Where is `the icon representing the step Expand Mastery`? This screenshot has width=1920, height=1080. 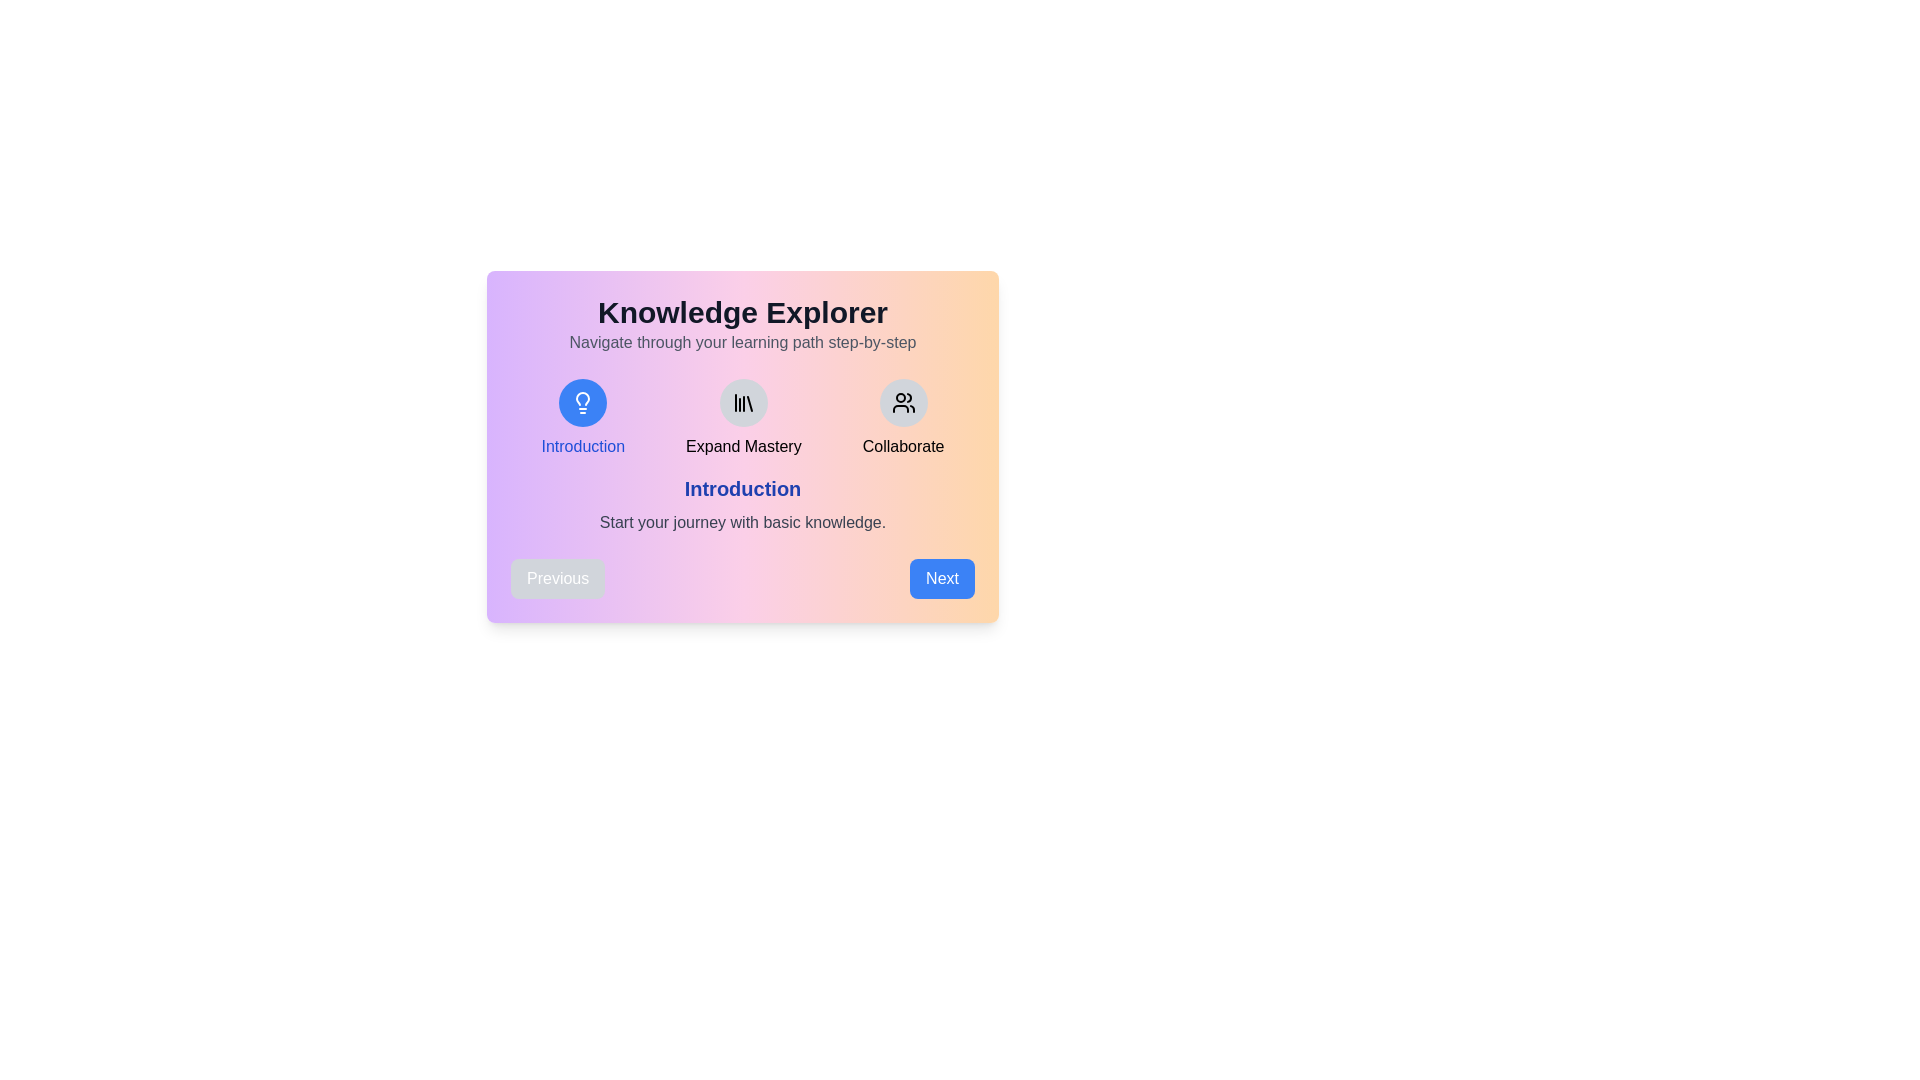
the icon representing the step Expand Mastery is located at coordinates (742, 402).